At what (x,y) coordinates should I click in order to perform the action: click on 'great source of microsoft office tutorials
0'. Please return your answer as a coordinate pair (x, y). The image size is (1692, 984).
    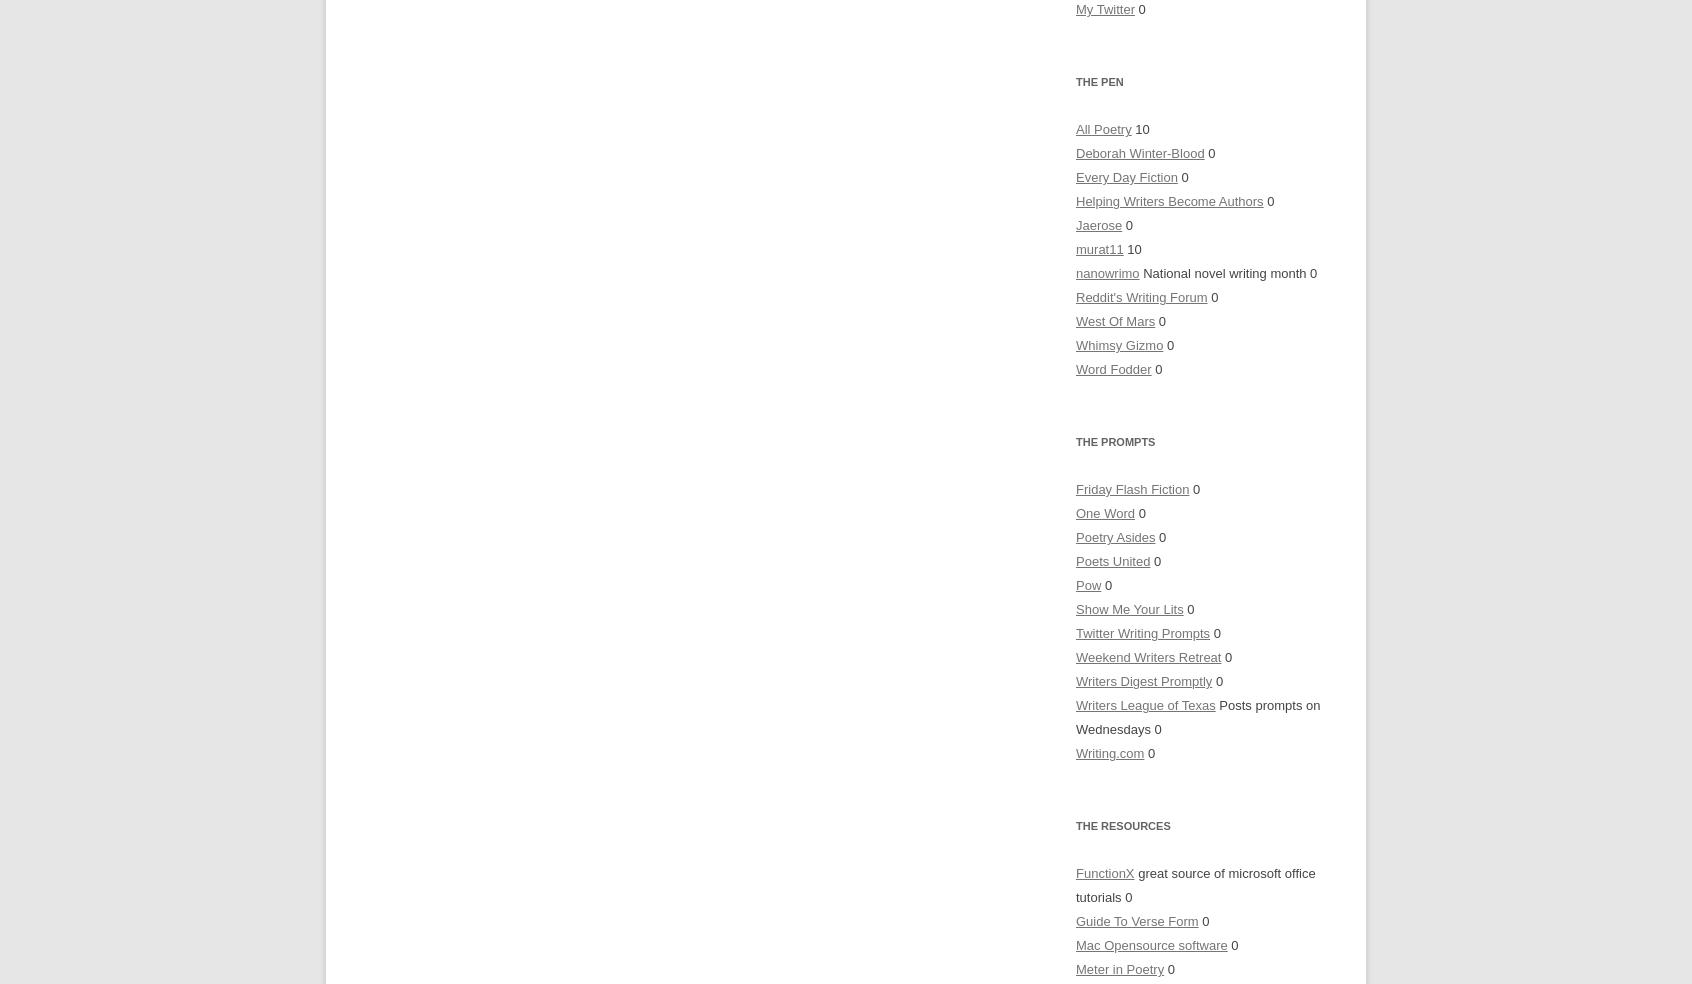
    Looking at the image, I should click on (1075, 885).